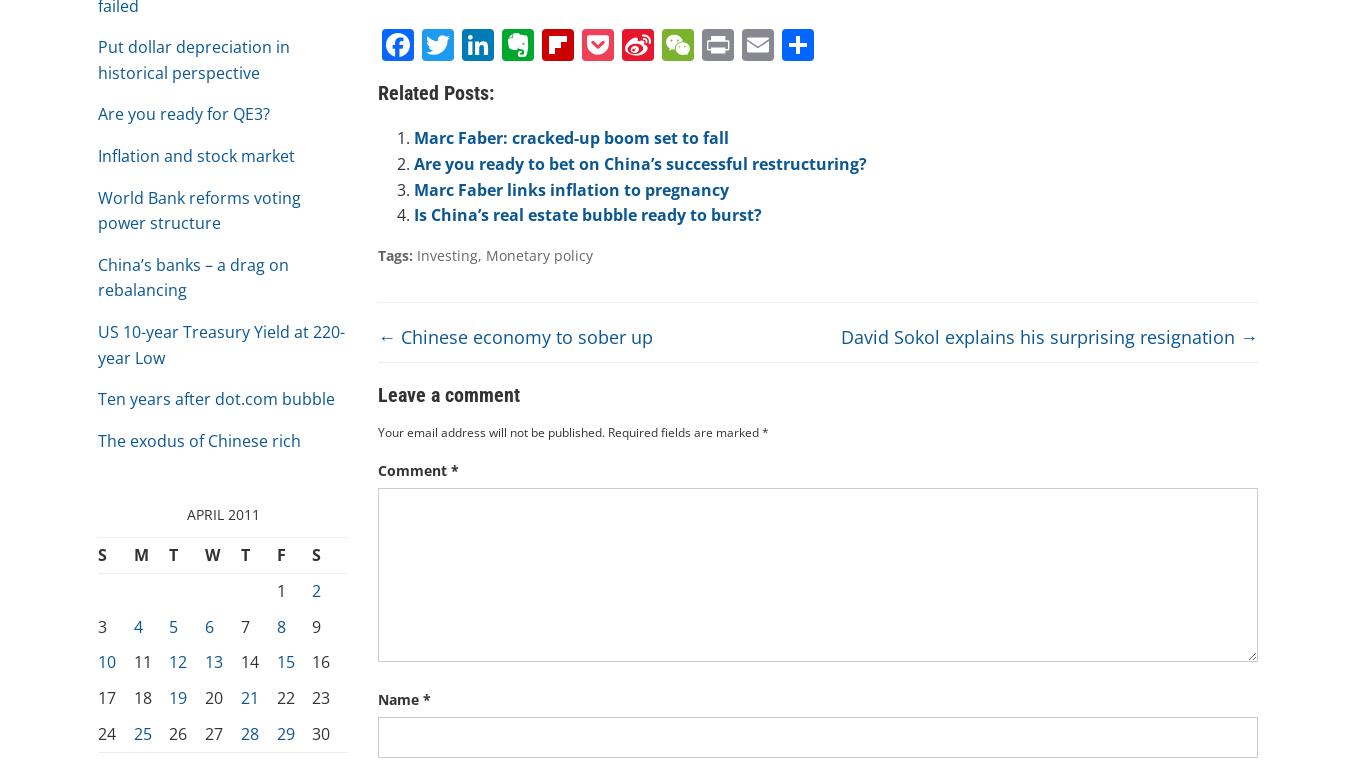 Image resolution: width=1366 pixels, height=780 pixels. Describe the element at coordinates (221, 513) in the screenshot. I see `'April 2011'` at that location.